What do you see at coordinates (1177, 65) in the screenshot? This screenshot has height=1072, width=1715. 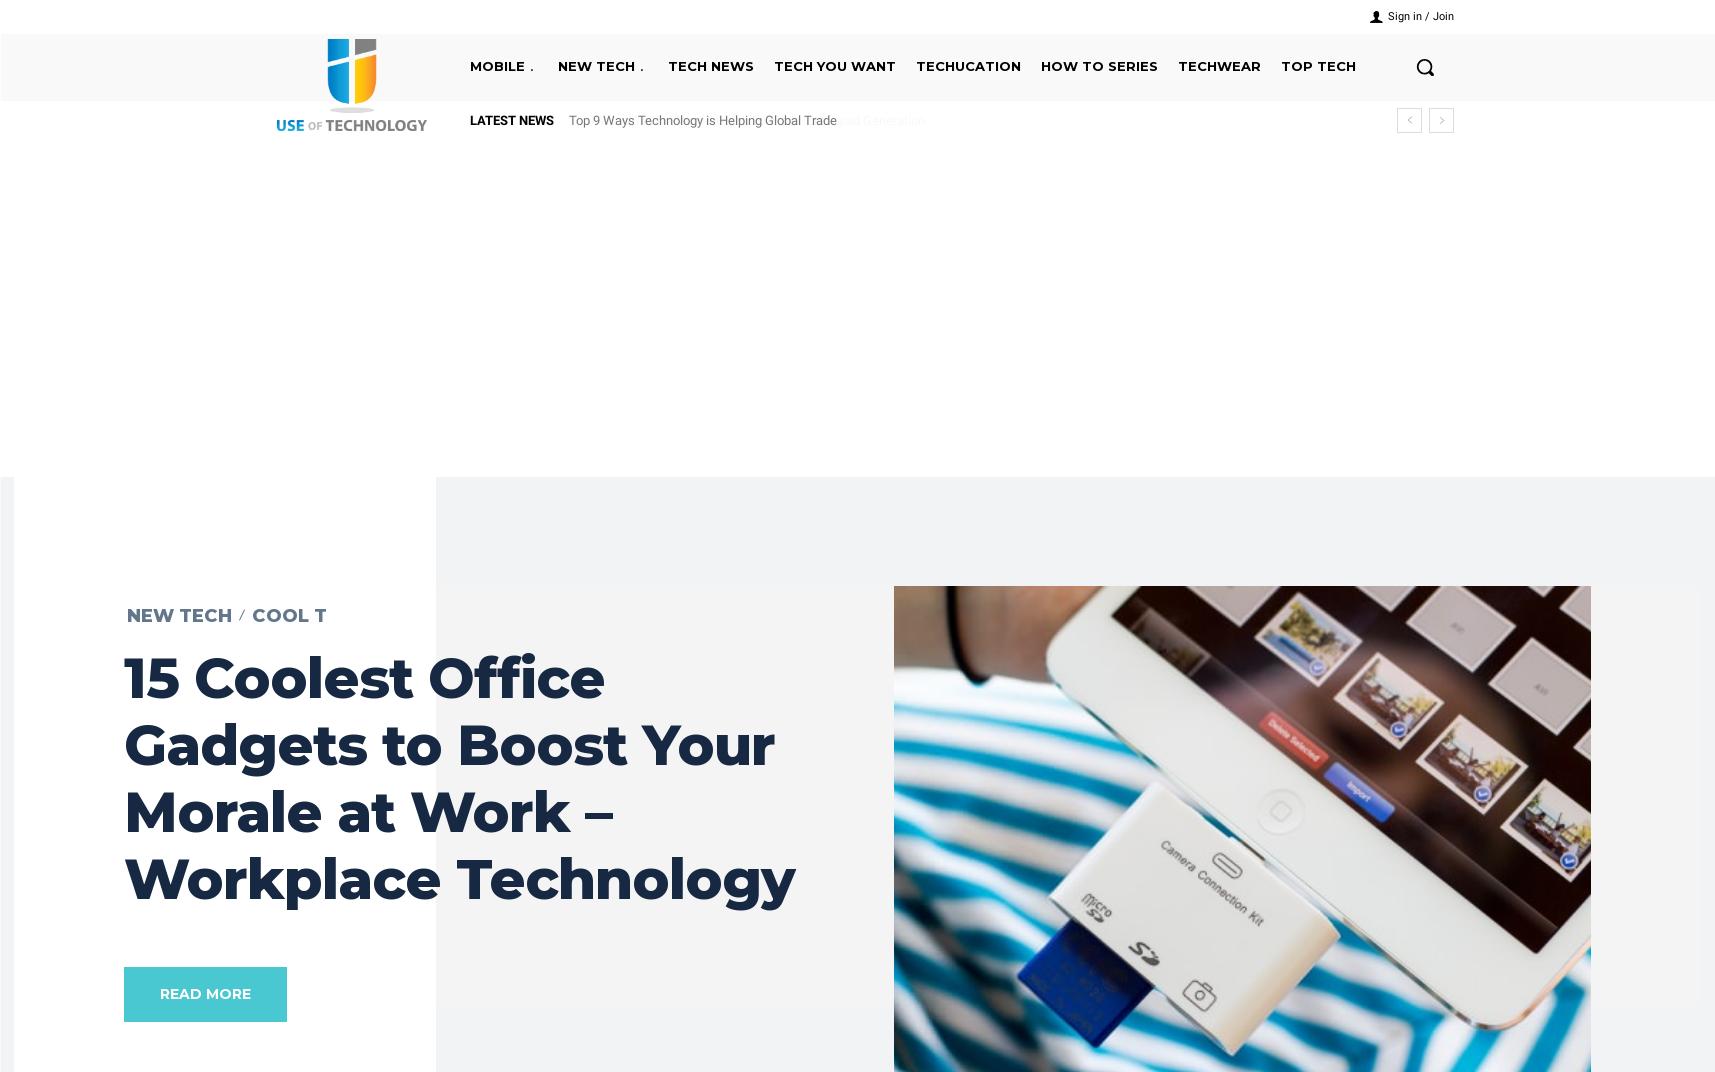 I see `'TechWear'` at bounding box center [1177, 65].